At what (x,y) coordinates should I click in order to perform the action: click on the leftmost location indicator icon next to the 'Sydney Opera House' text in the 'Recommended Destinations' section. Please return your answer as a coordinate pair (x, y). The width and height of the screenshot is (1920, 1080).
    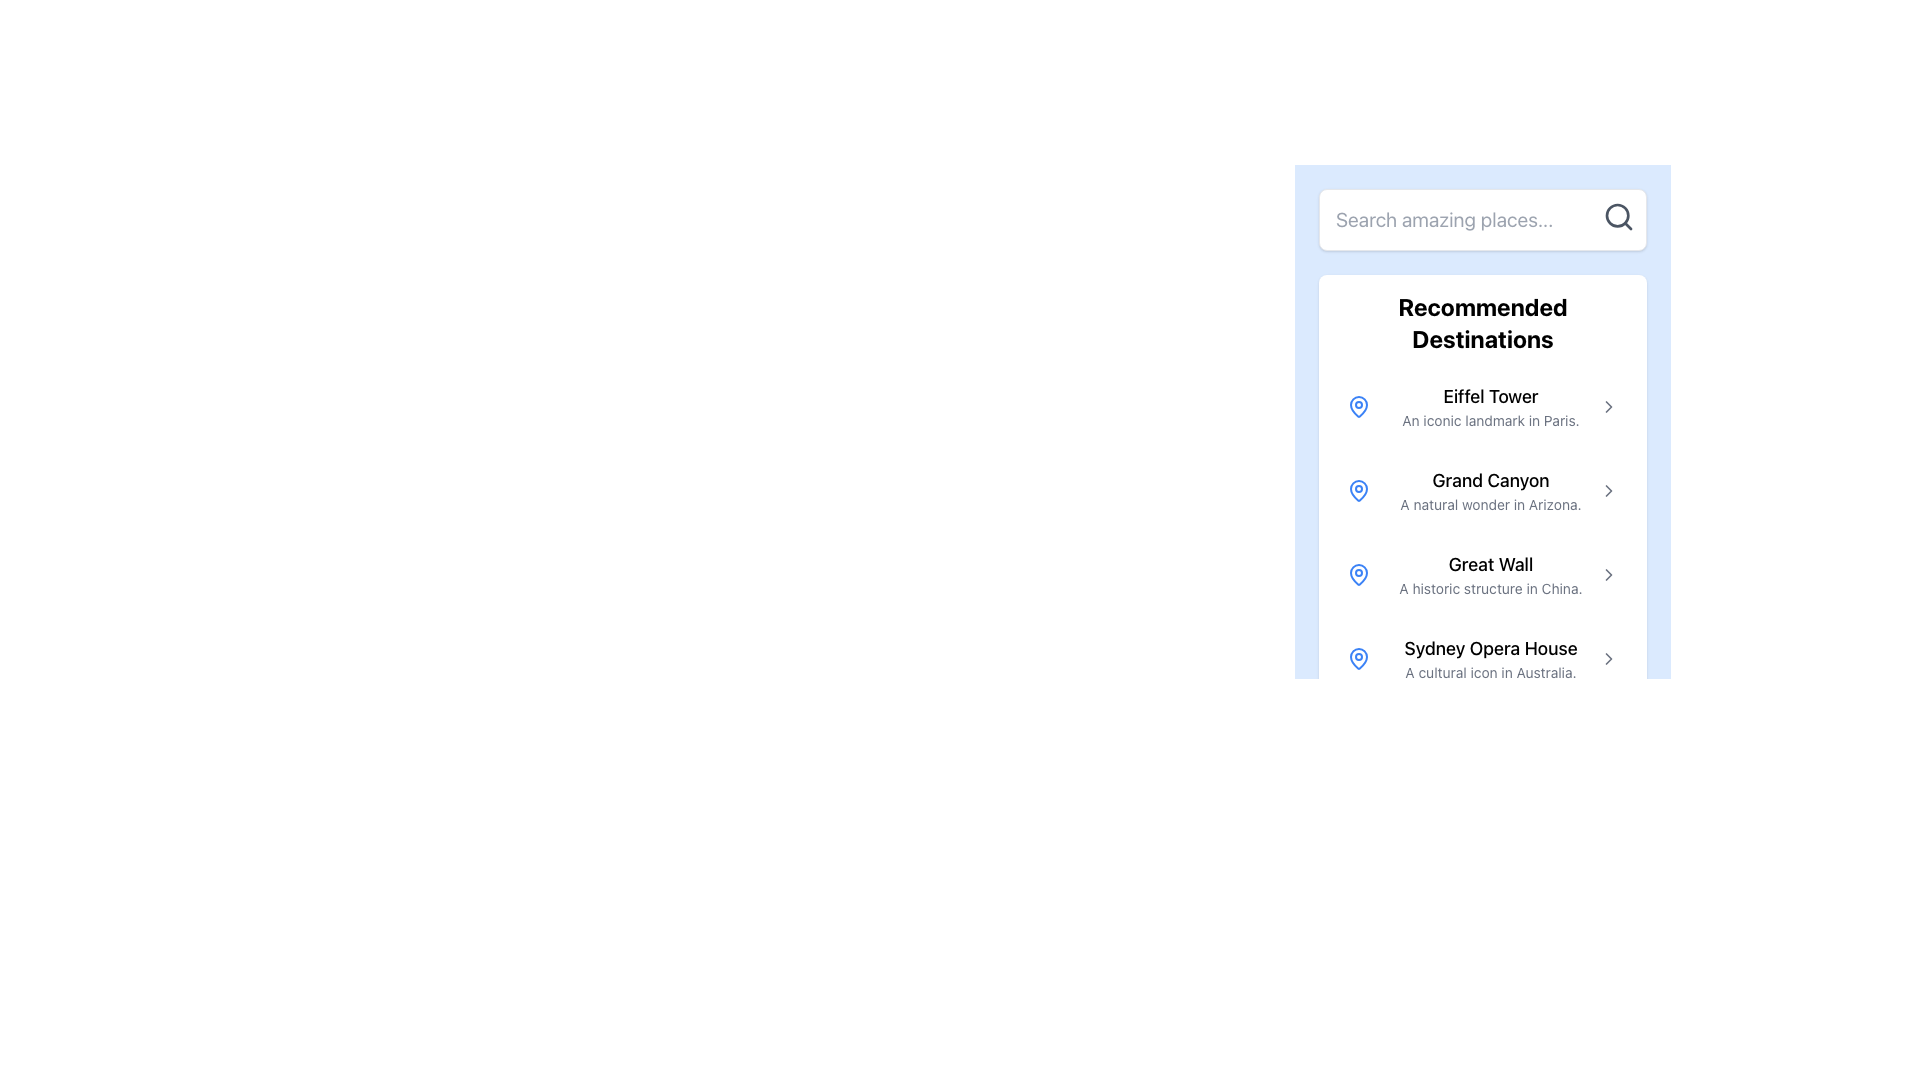
    Looking at the image, I should click on (1358, 659).